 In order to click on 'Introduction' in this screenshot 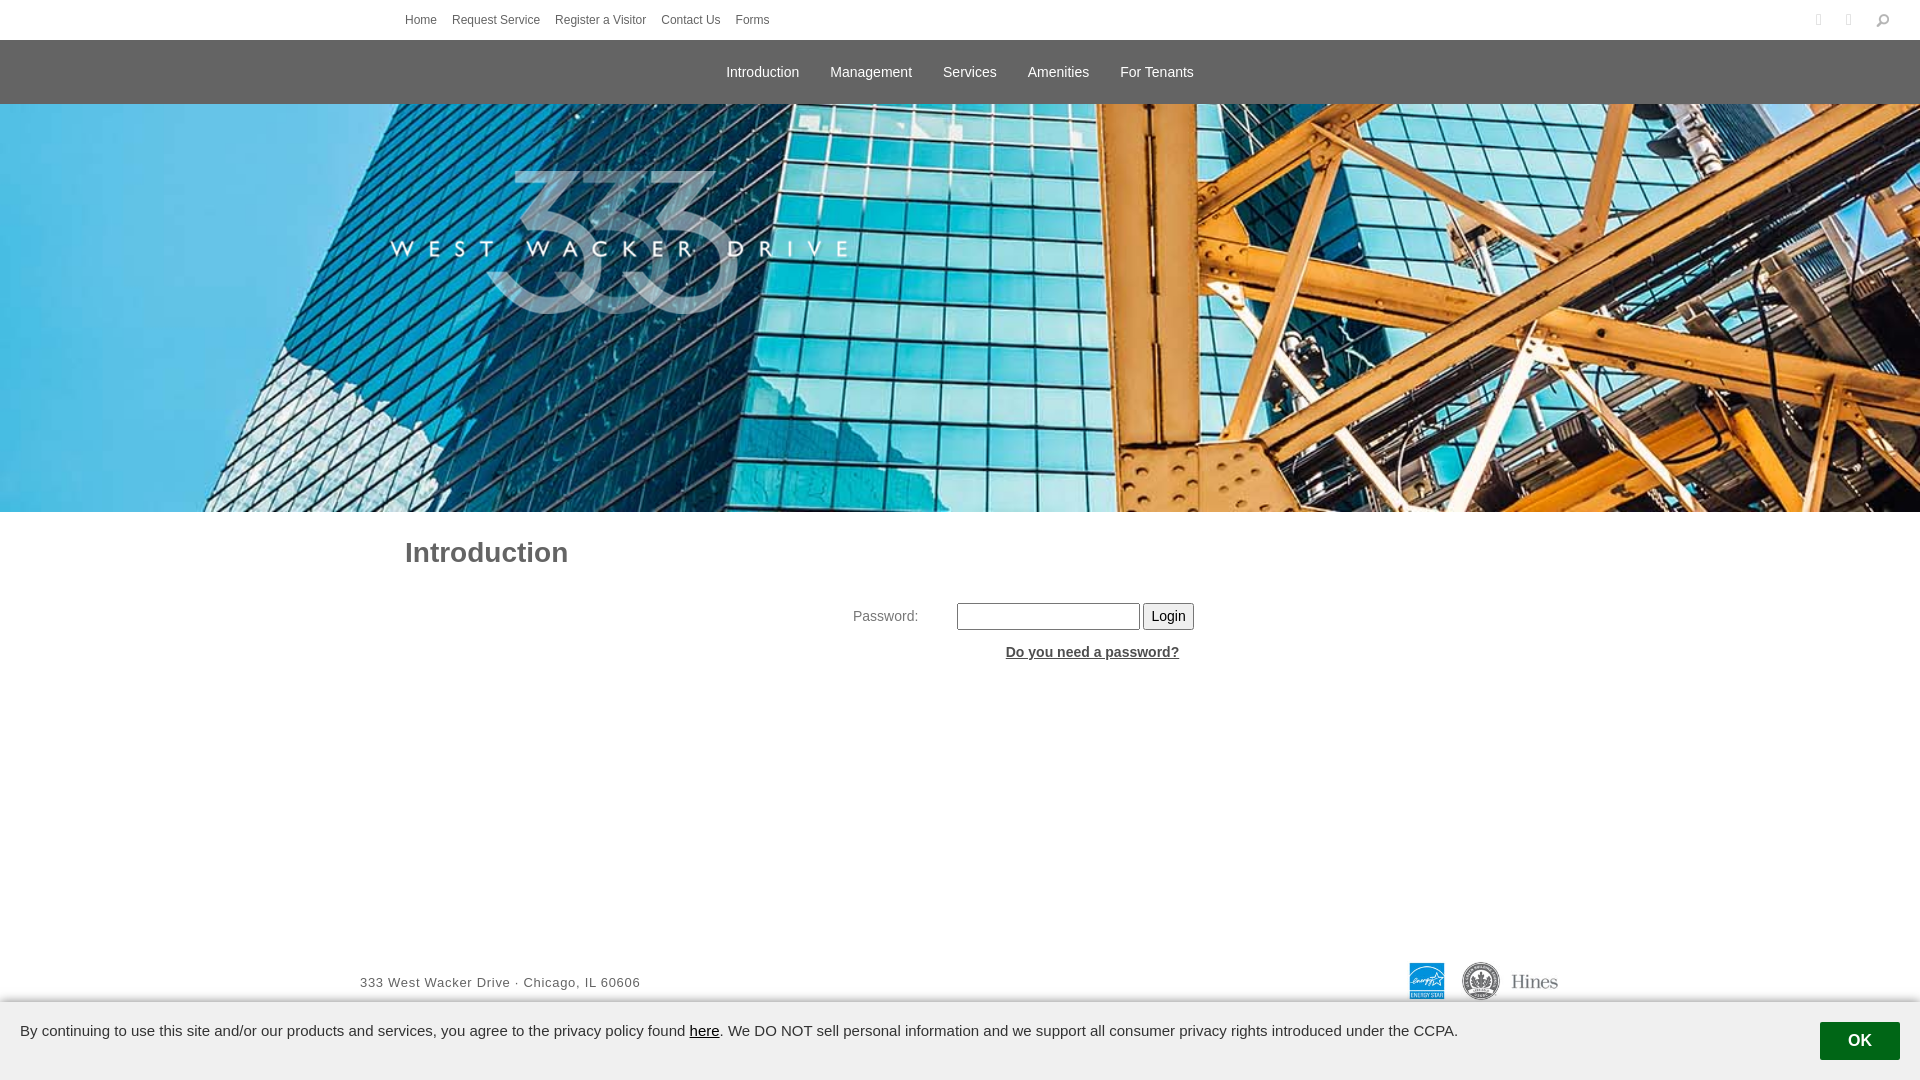, I will do `click(761, 68)`.